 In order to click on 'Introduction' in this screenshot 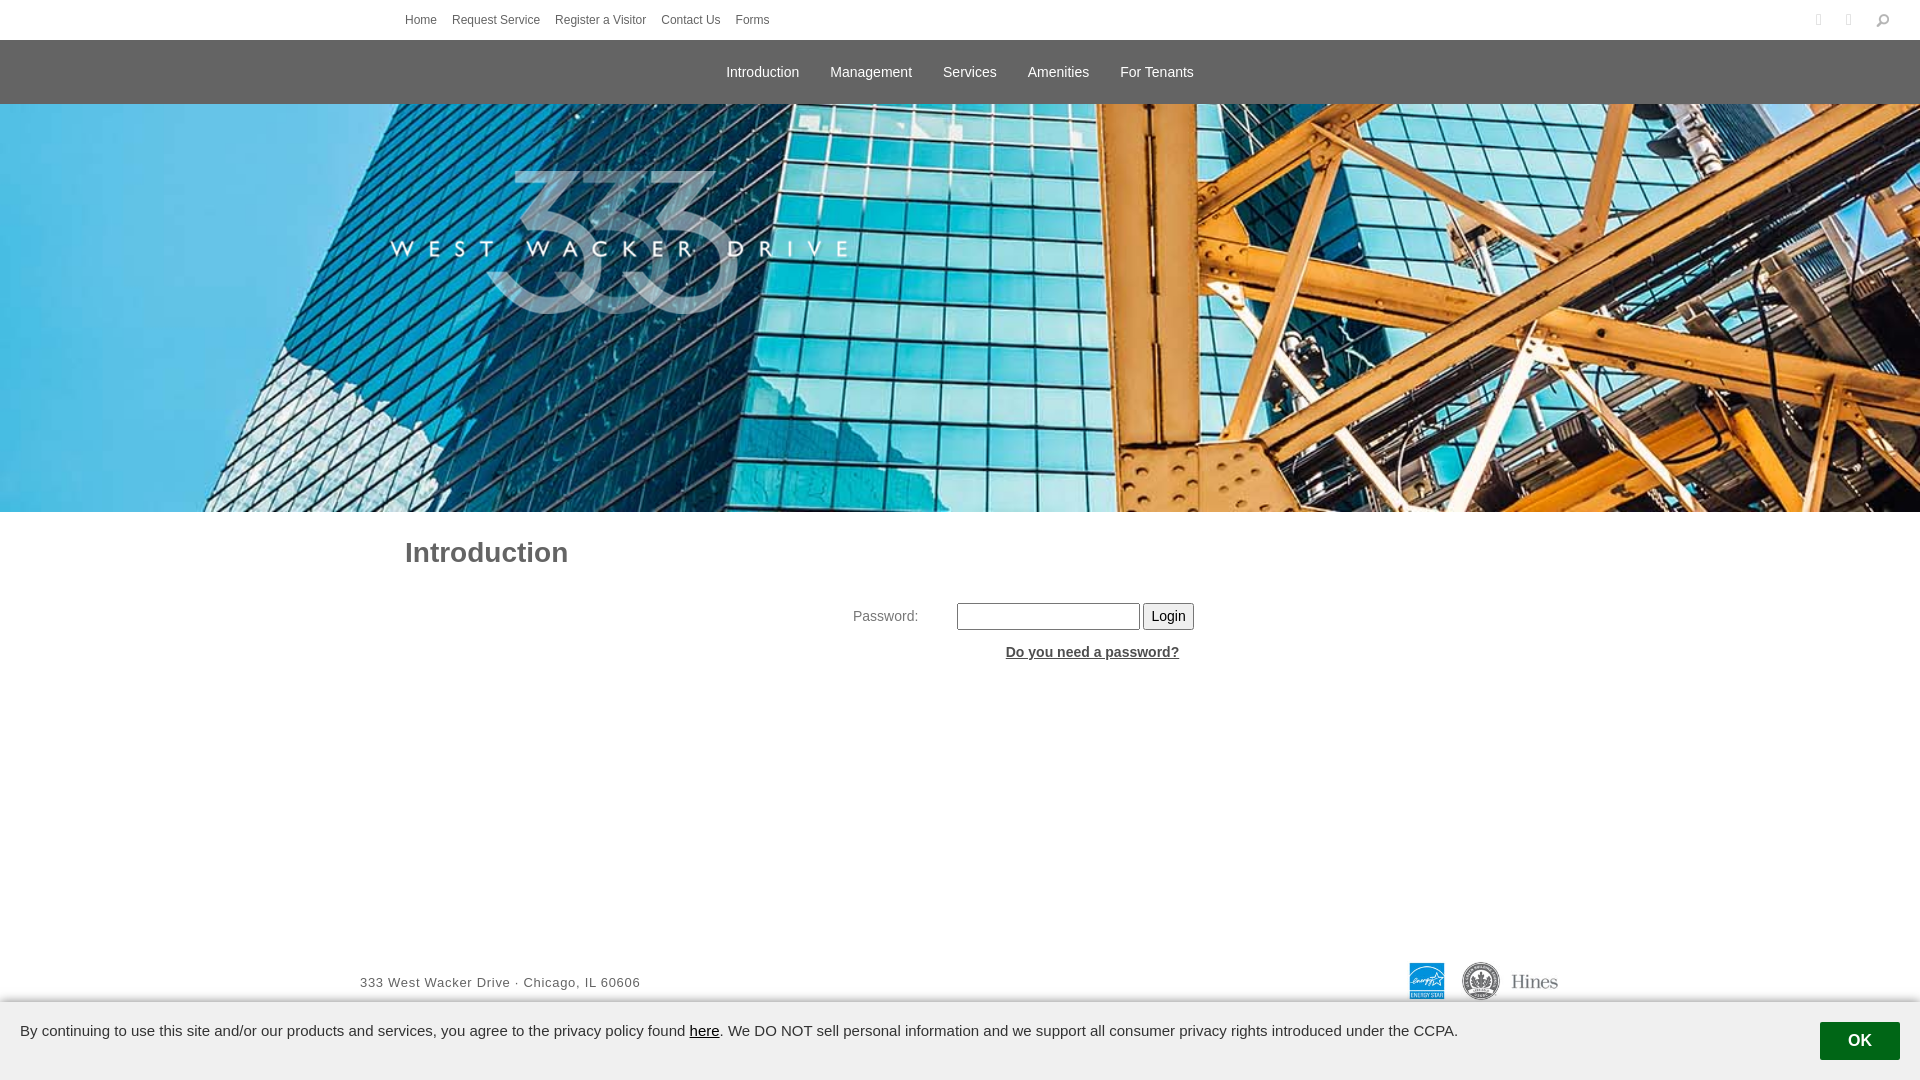, I will do `click(761, 68)`.